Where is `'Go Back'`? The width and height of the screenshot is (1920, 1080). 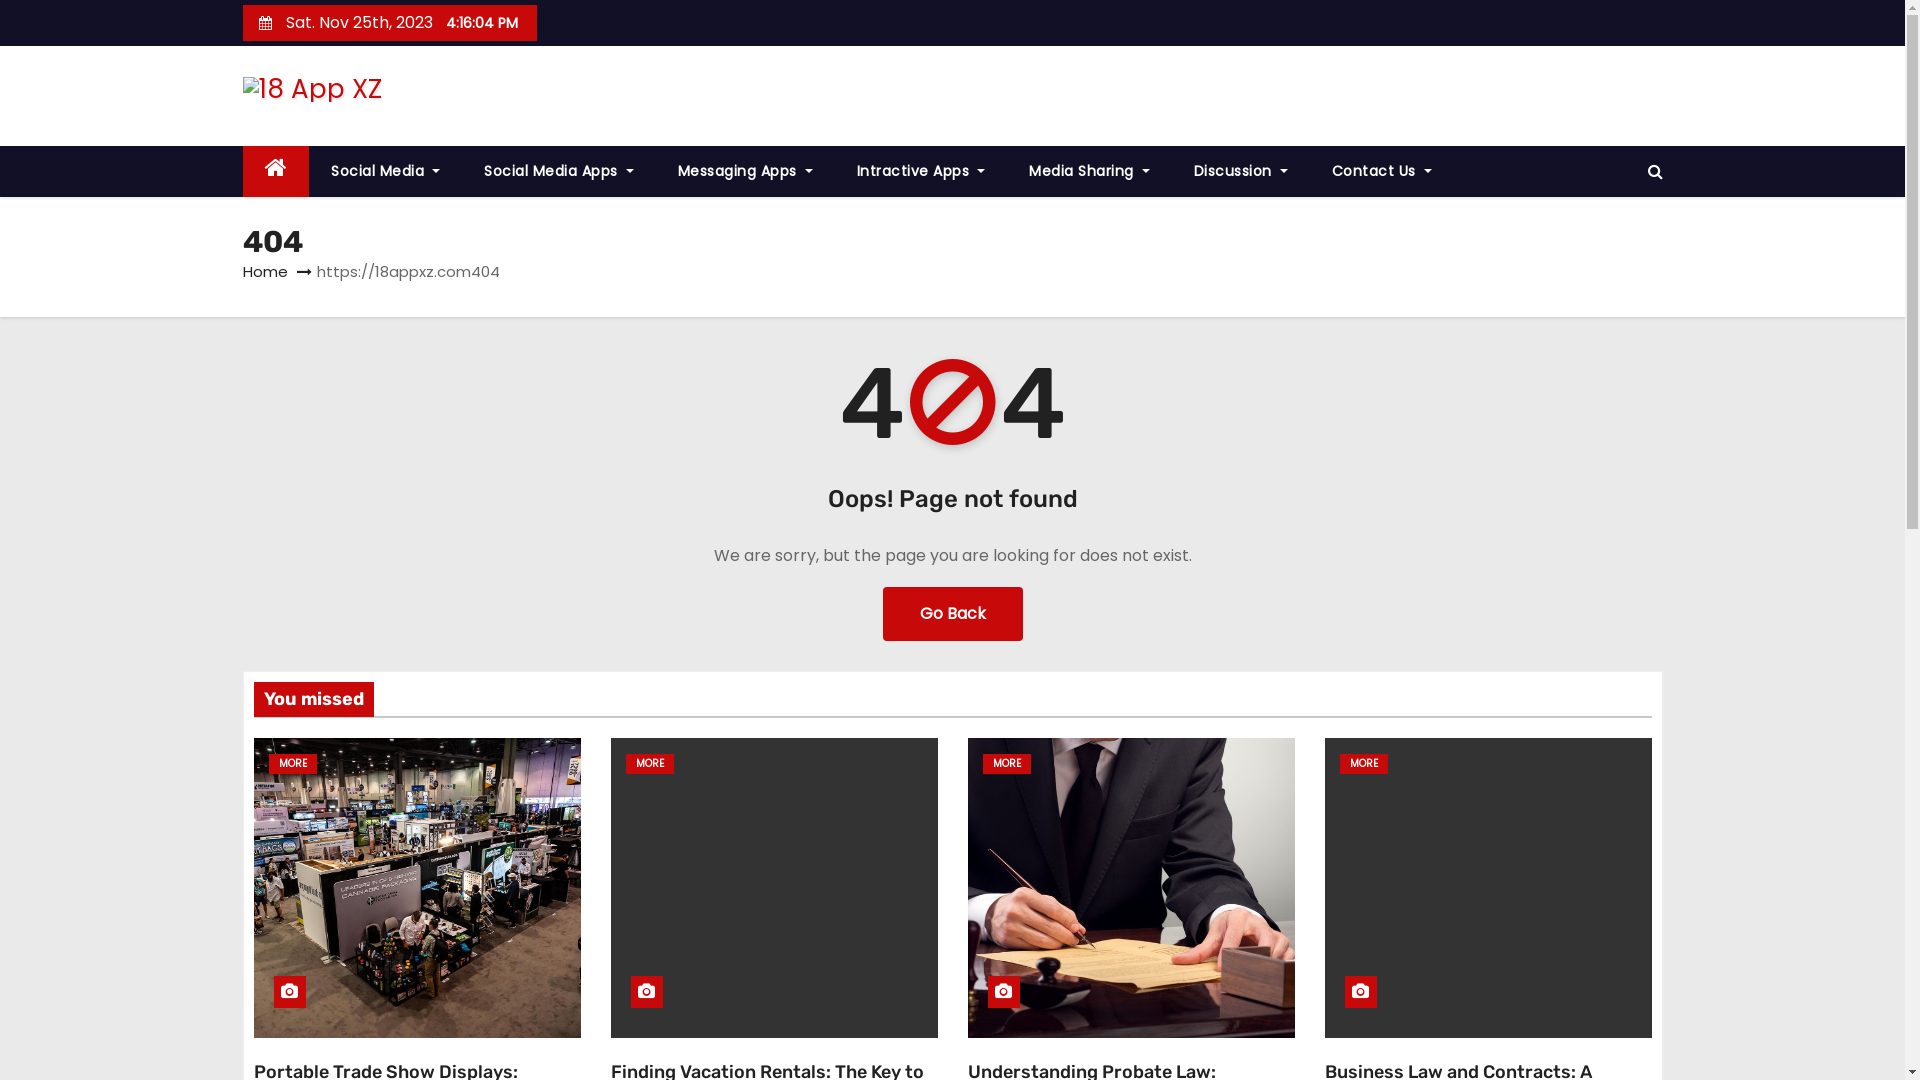 'Go Back' is located at coordinates (950, 612).